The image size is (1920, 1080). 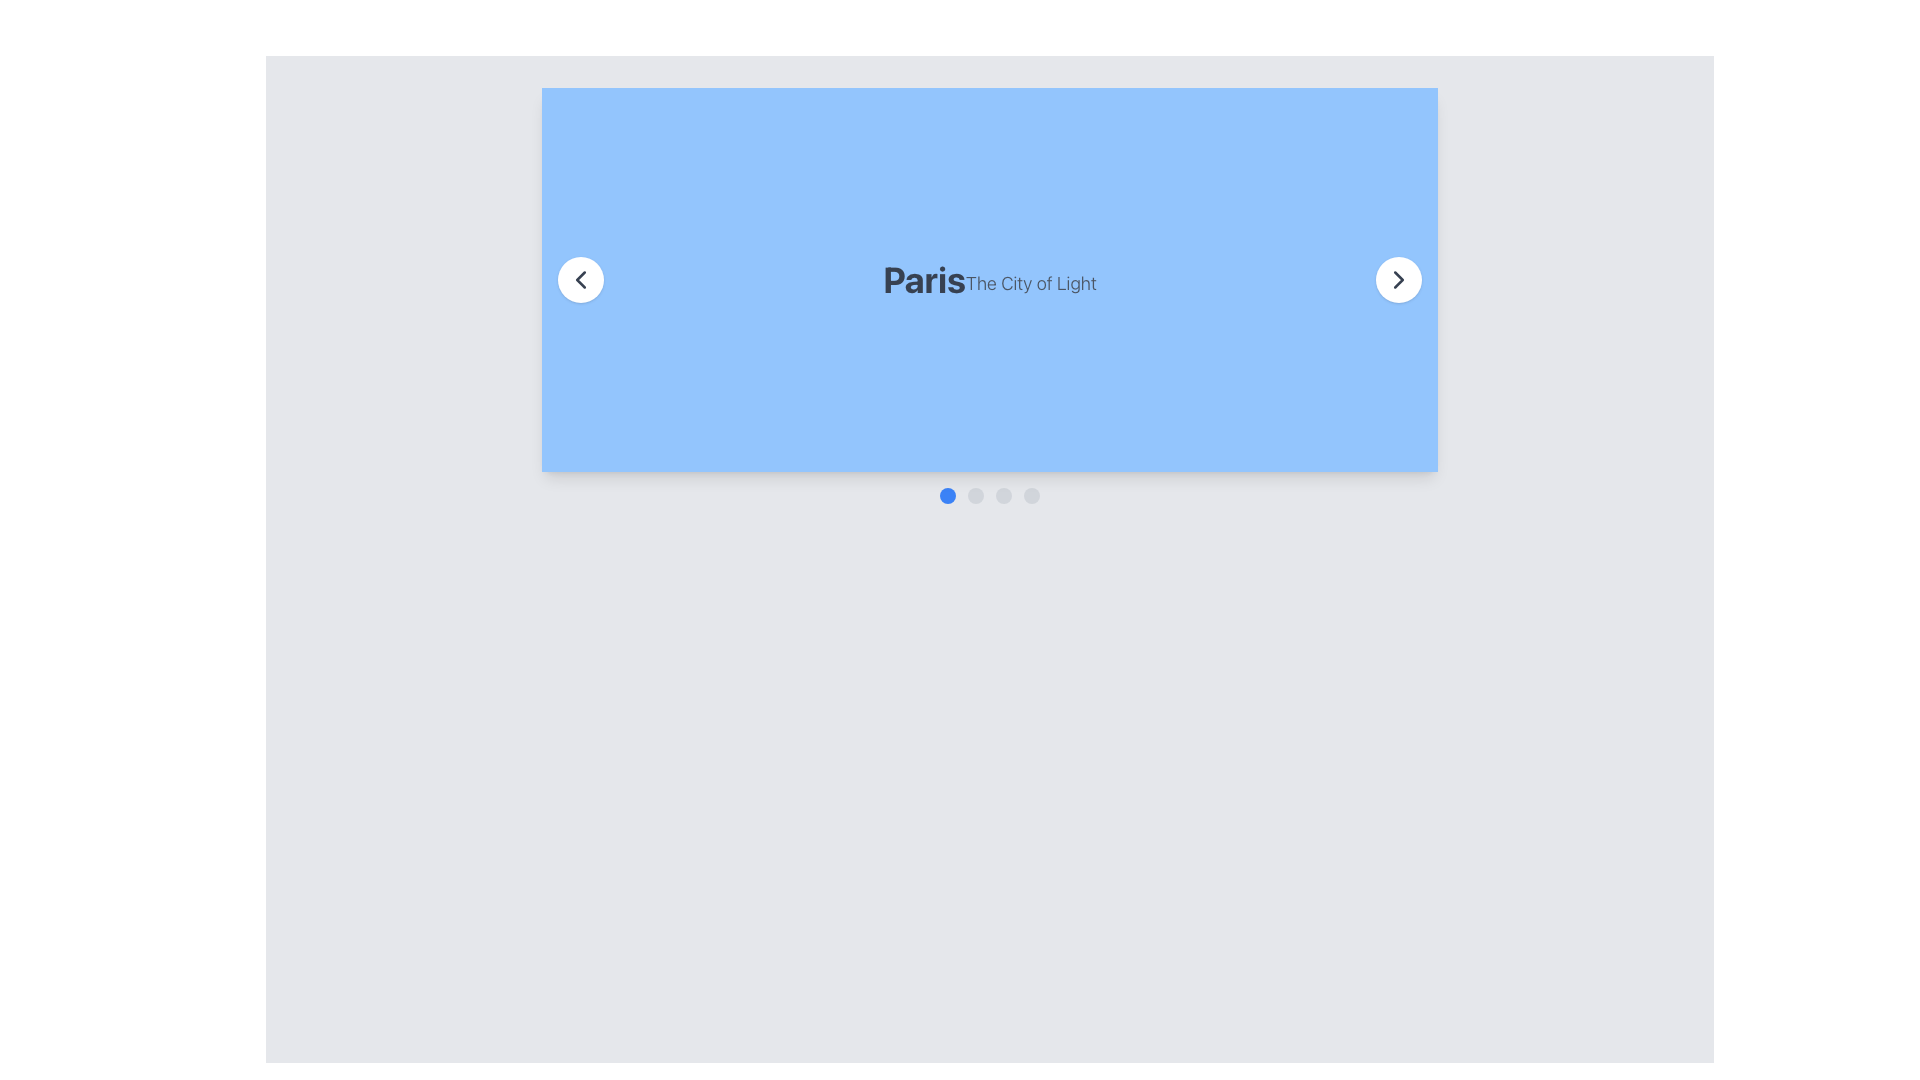 What do you see at coordinates (579, 280) in the screenshot?
I see `the left-pointing chevron icon within the circular white button` at bounding box center [579, 280].